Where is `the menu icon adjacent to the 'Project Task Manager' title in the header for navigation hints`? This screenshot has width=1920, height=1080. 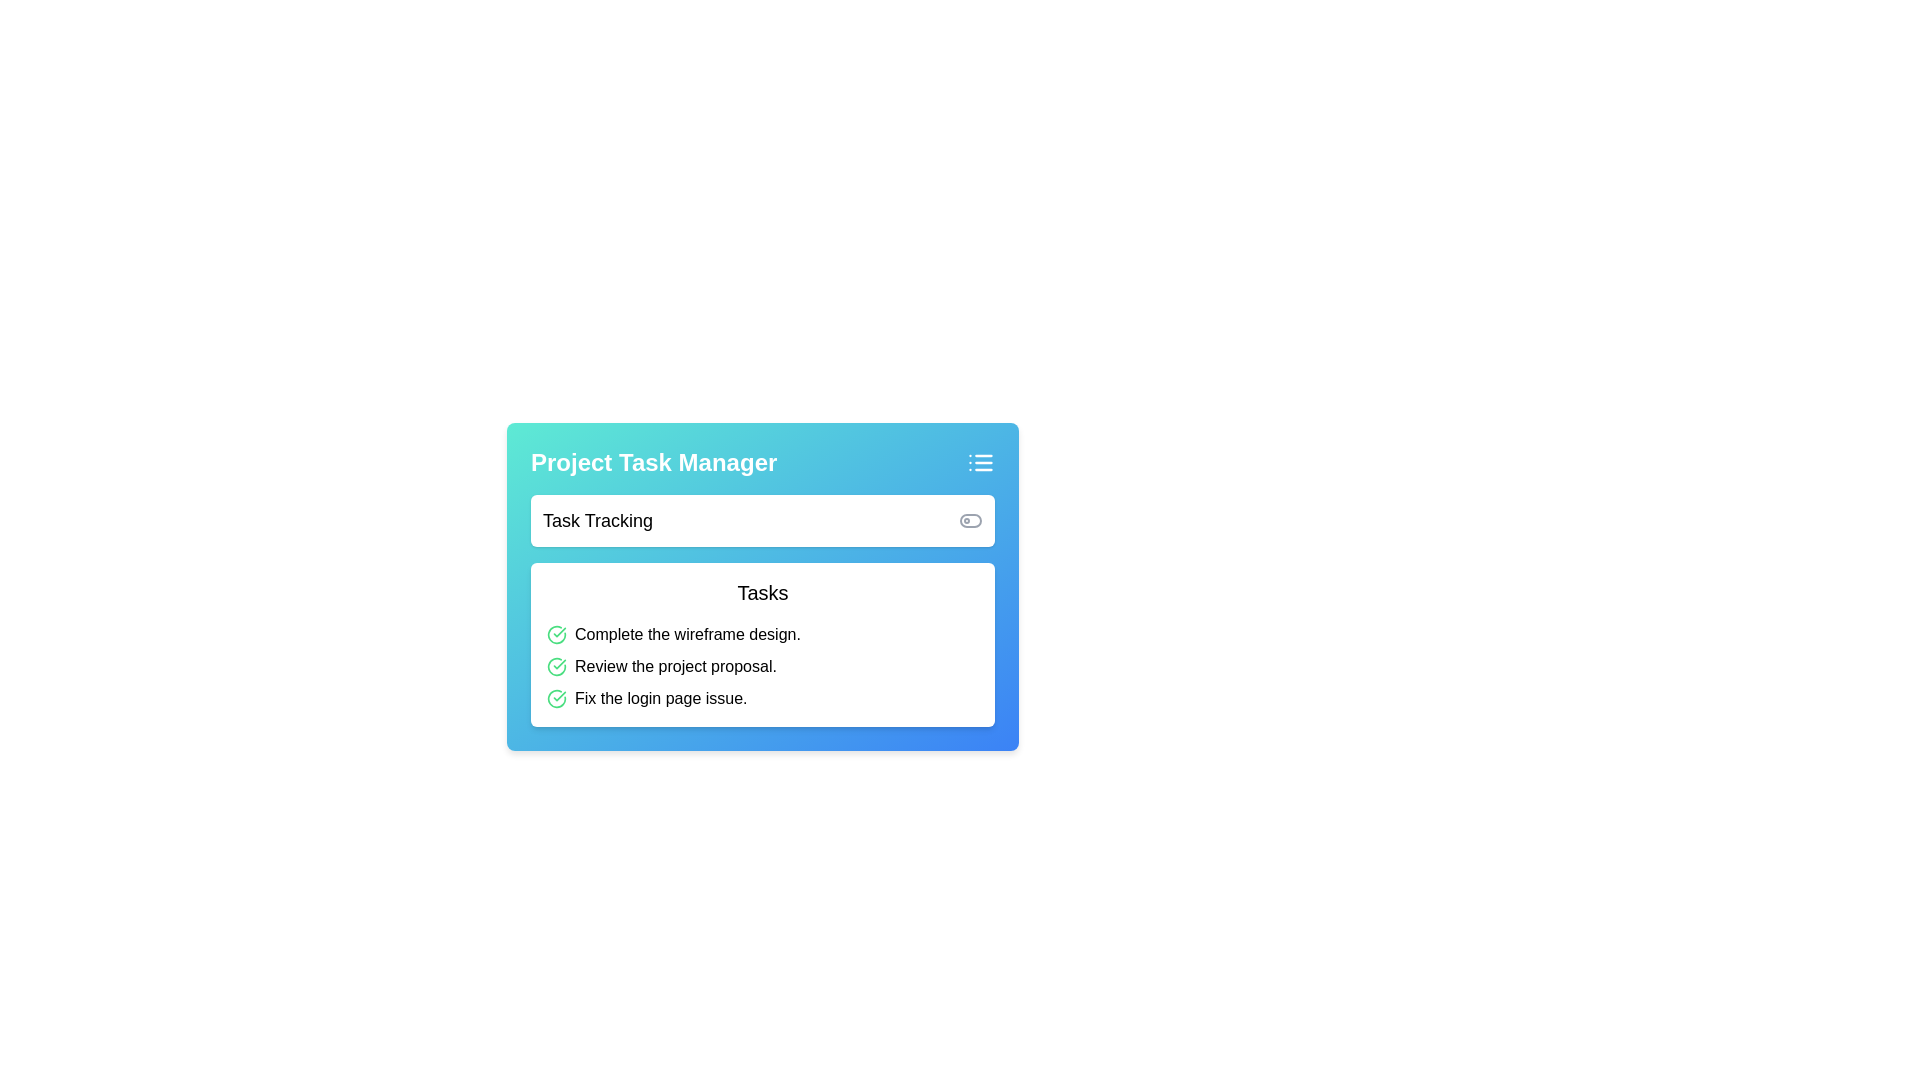
the menu icon adjacent to the 'Project Task Manager' title in the header for navigation hints is located at coordinates (762, 462).